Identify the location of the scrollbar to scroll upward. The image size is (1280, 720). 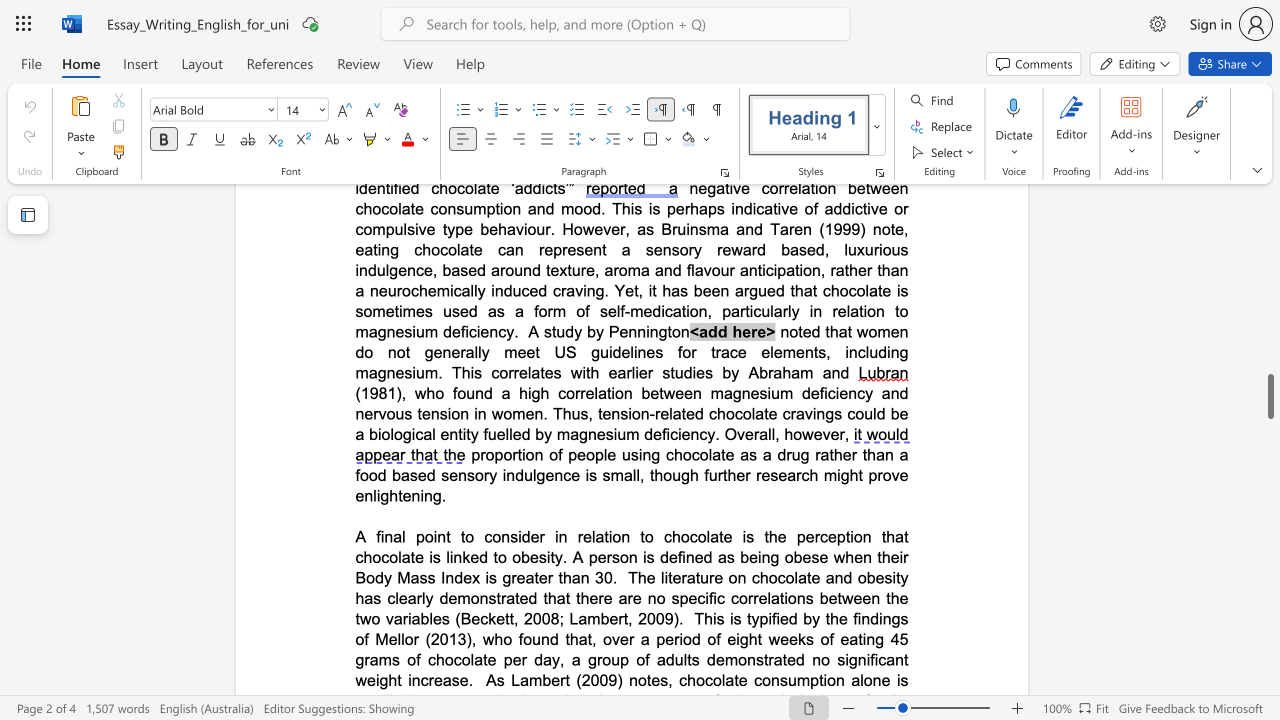
(1269, 220).